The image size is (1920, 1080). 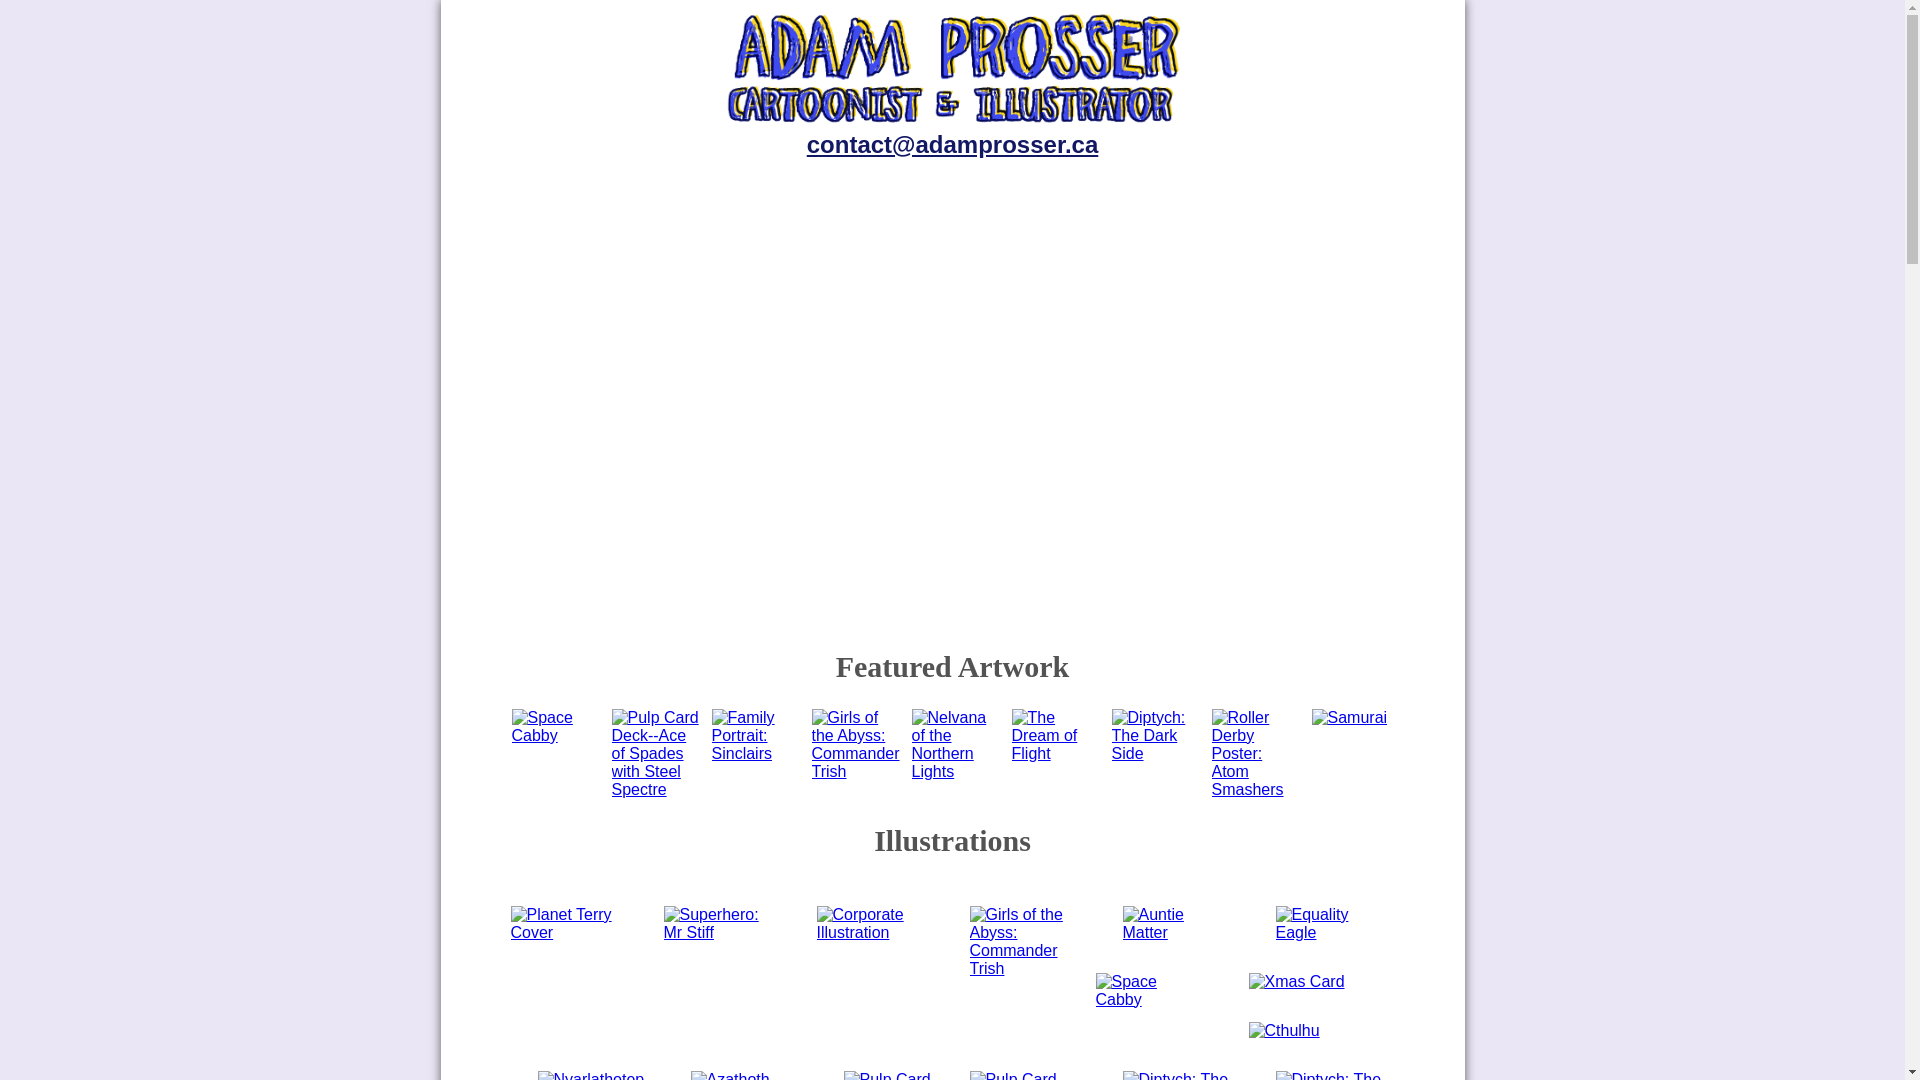 What do you see at coordinates (1349, 716) in the screenshot?
I see `'Samurai'` at bounding box center [1349, 716].